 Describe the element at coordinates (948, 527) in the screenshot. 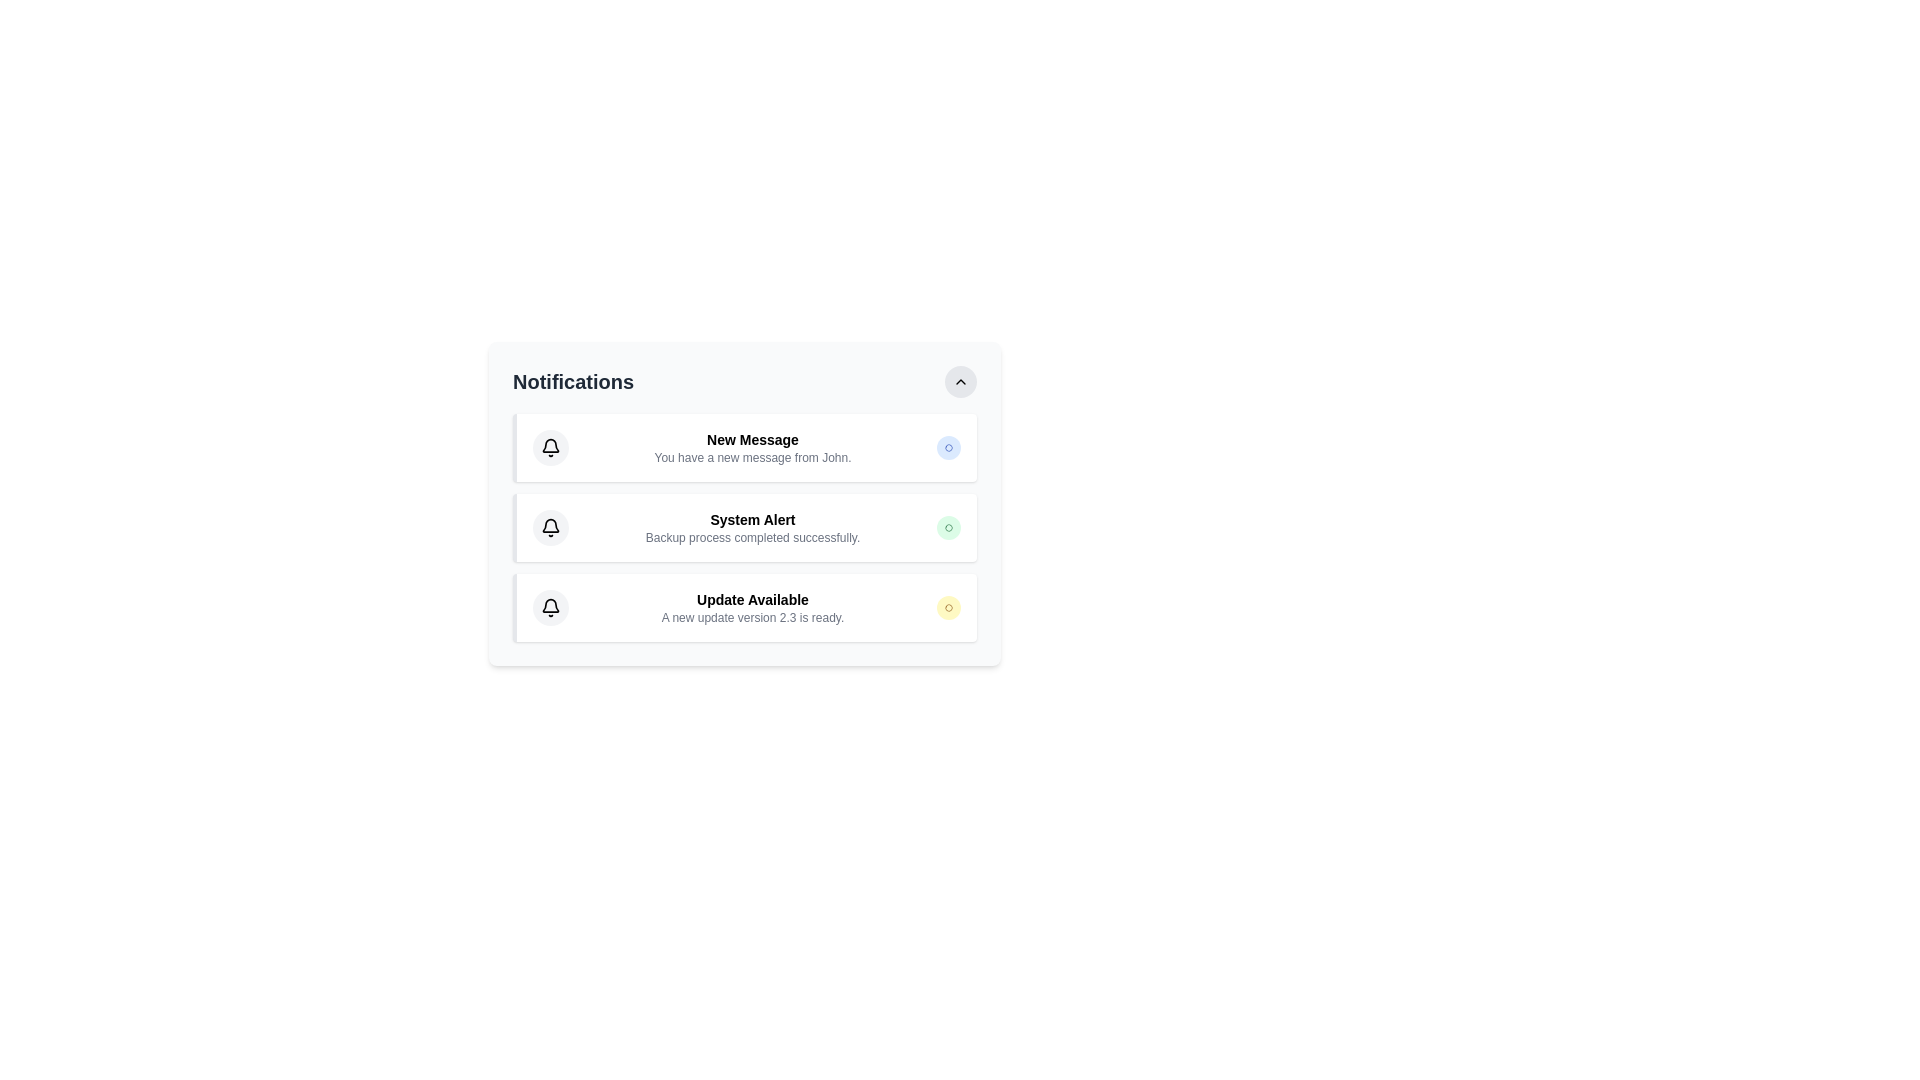

I see `the Status badge indicating a 'success' status, located to the right of the text 'Backup process completed successfully' in the 'System Alert' notification card` at that location.